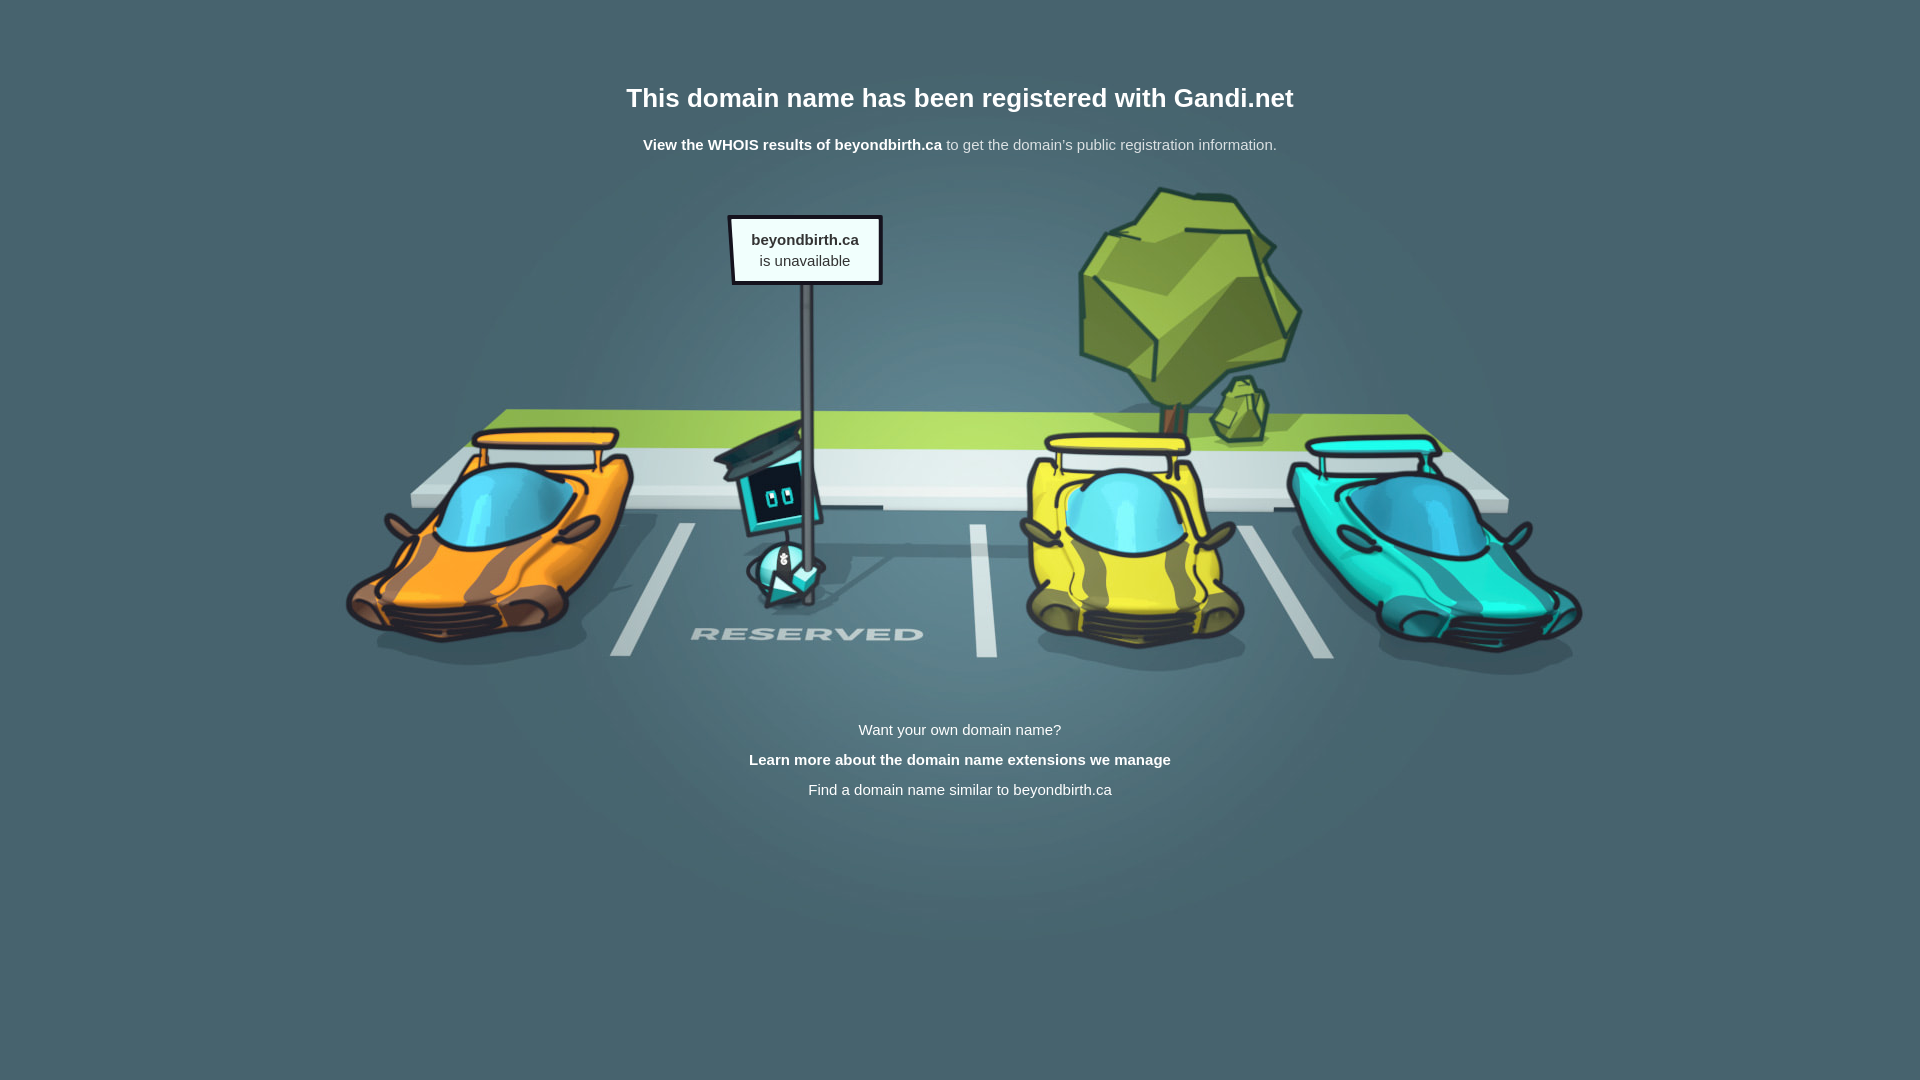 The width and height of the screenshot is (1920, 1080). What do you see at coordinates (960, 759) in the screenshot?
I see `'Learn more about the domain name extensions we manage'` at bounding box center [960, 759].